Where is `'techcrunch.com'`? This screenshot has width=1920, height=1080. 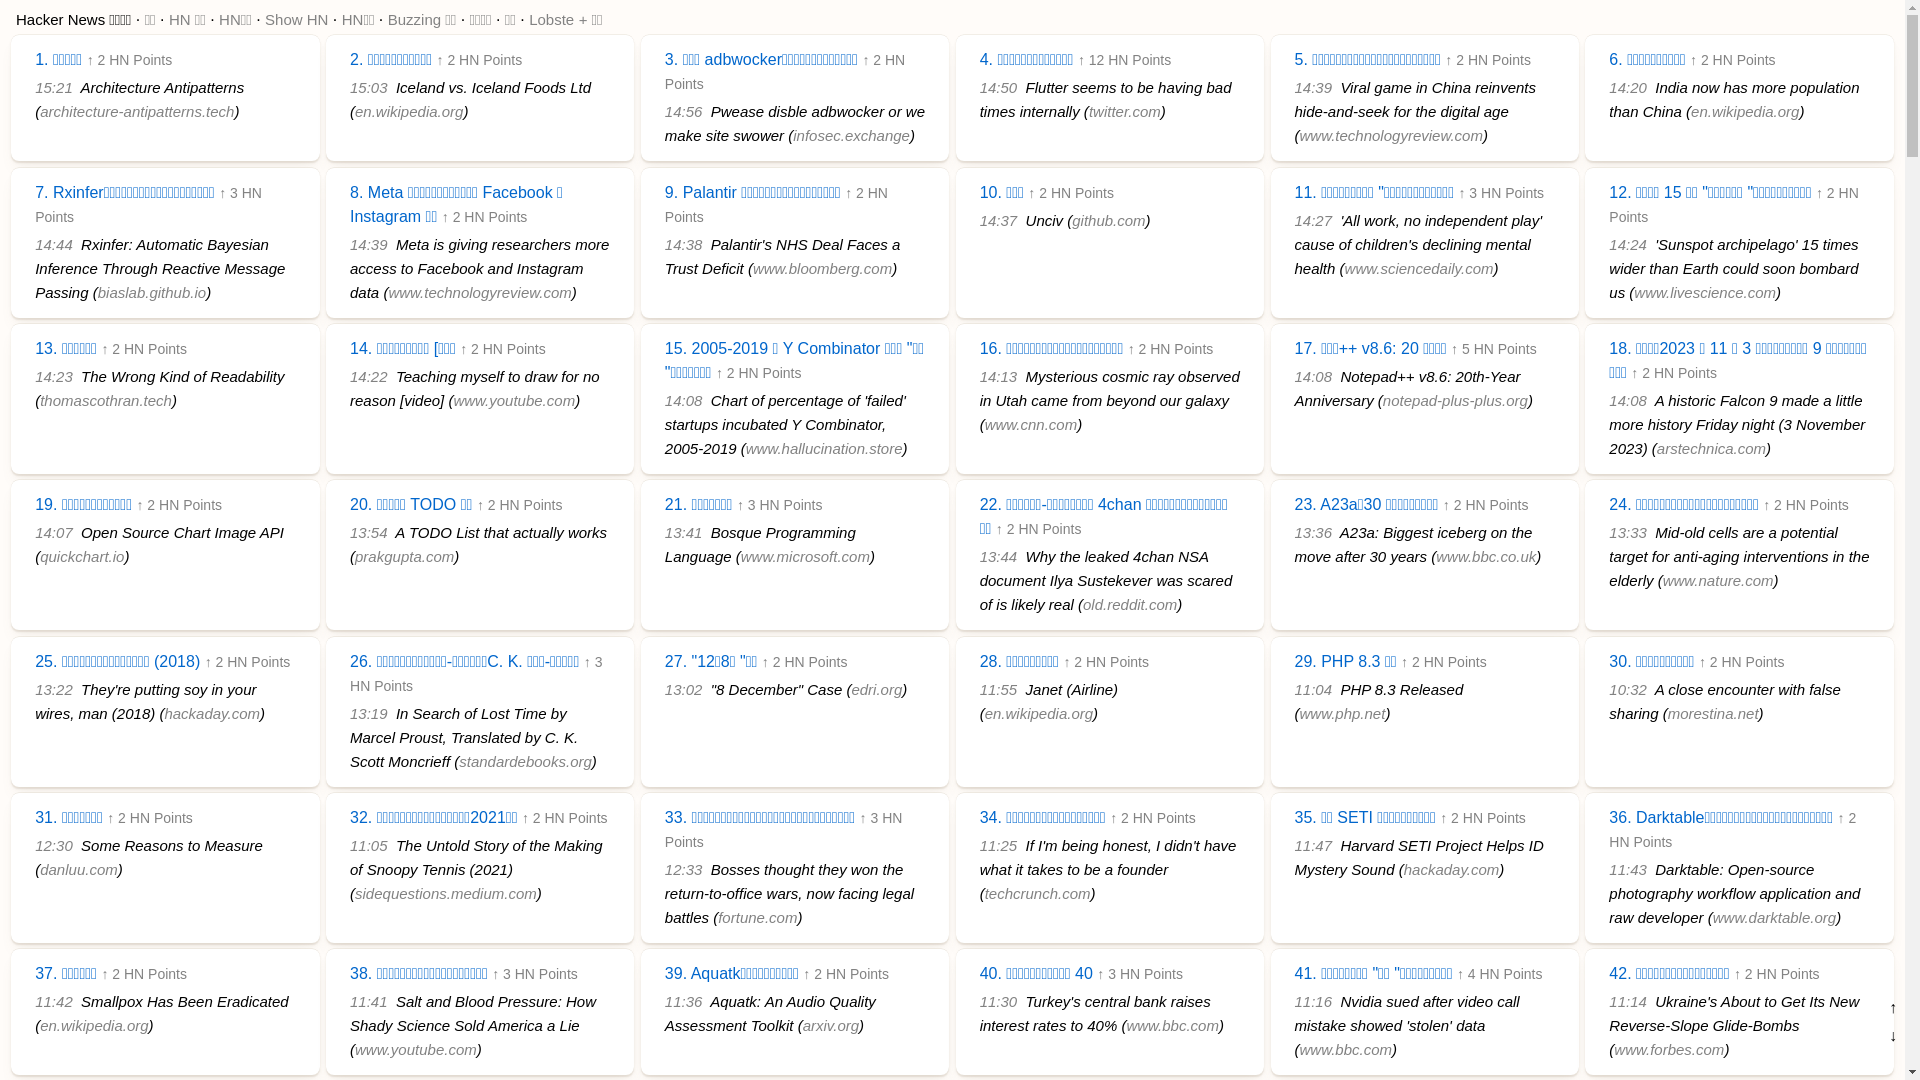 'techcrunch.com' is located at coordinates (1037, 892).